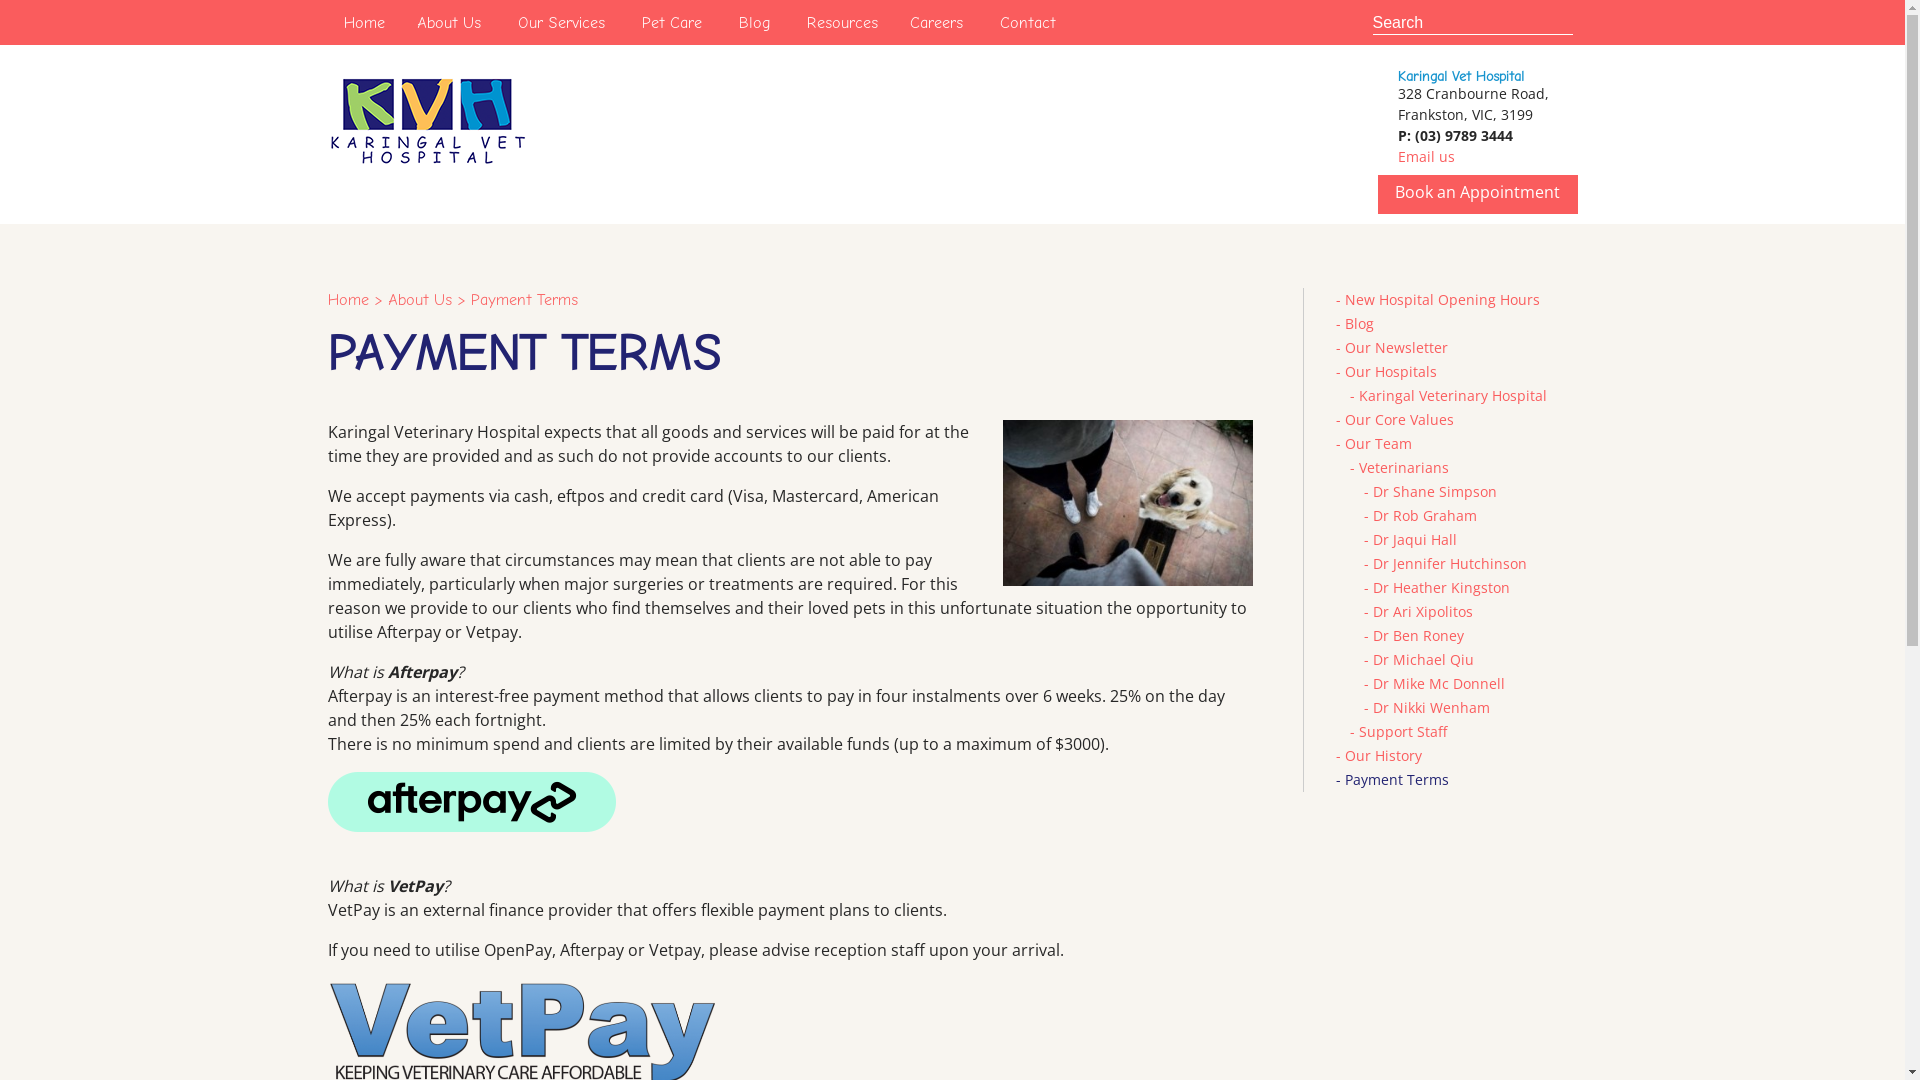 The width and height of the screenshot is (1920, 1080). Describe the element at coordinates (1425, 155) in the screenshot. I see `'Email us'` at that location.